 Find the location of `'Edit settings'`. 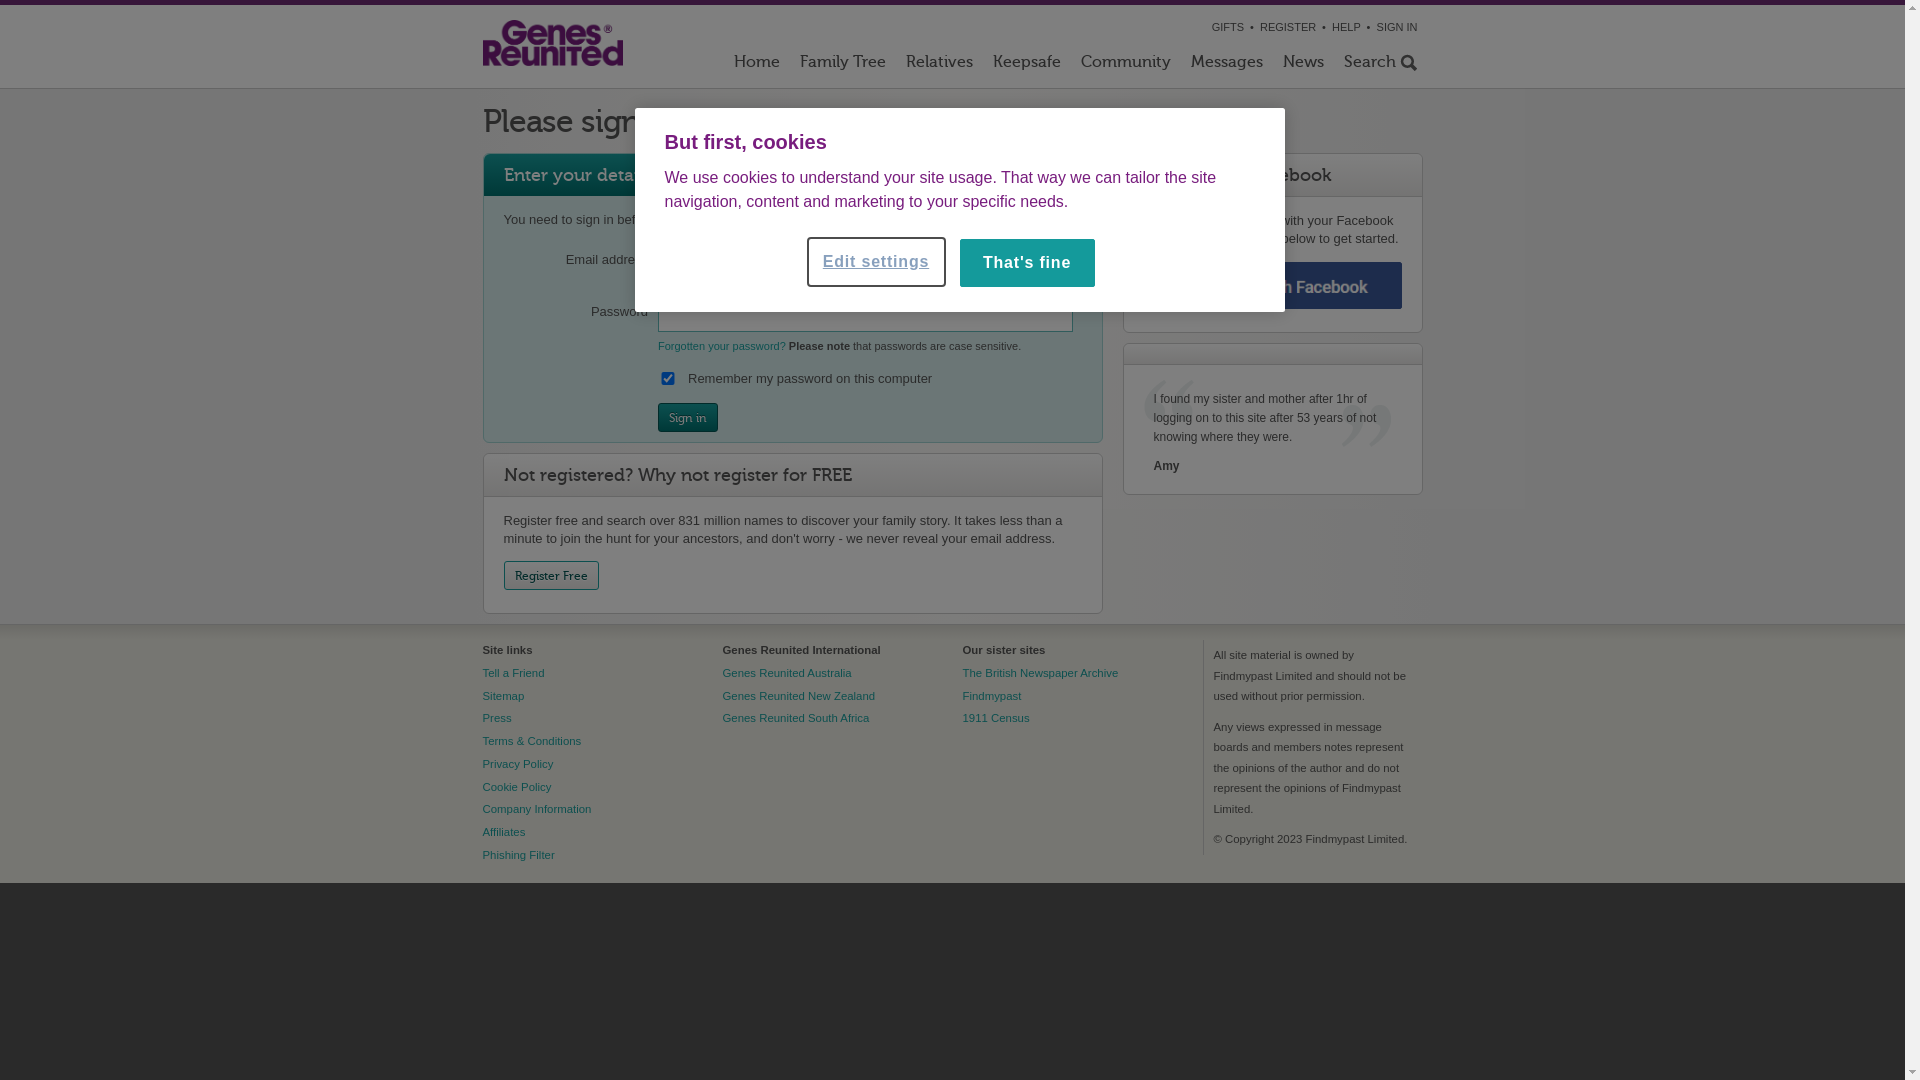

'Edit settings' is located at coordinates (875, 261).